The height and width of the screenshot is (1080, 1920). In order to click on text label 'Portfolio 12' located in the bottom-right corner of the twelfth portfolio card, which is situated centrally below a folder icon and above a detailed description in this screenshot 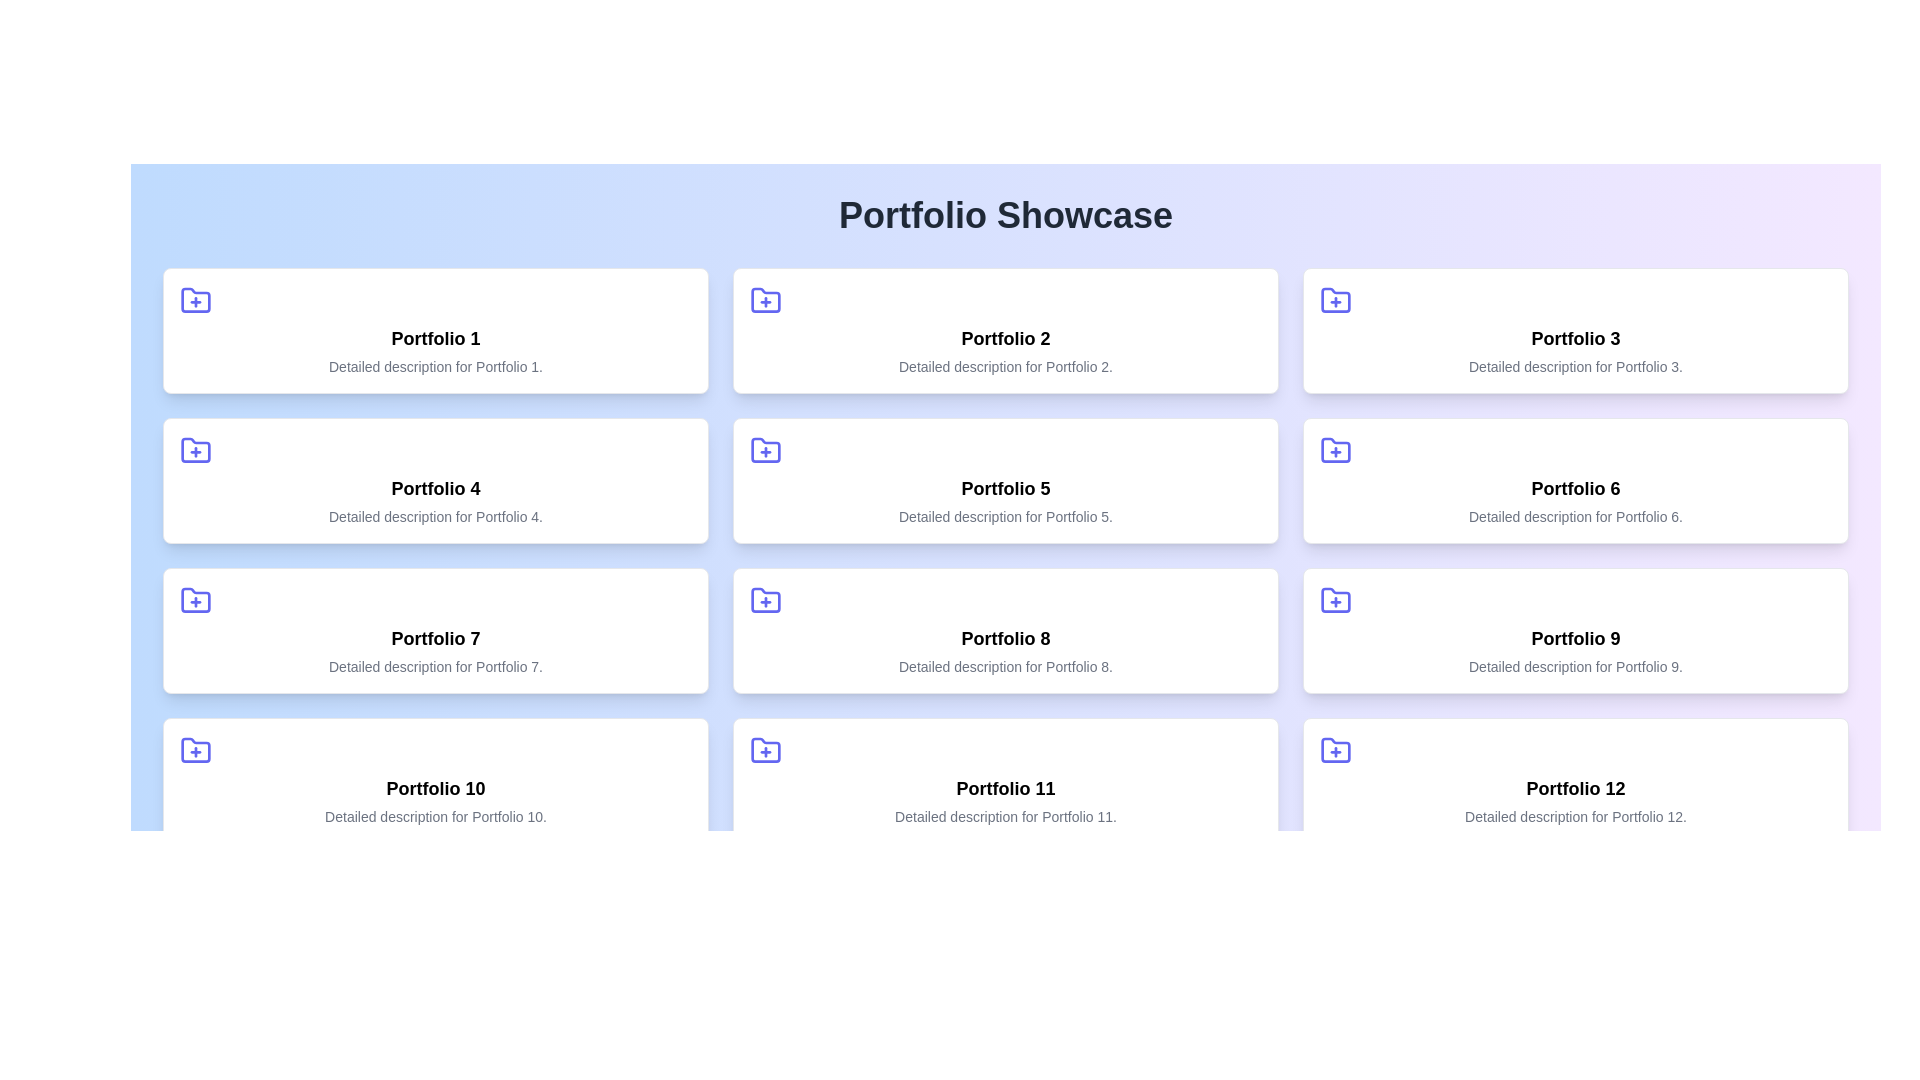, I will do `click(1574, 788)`.